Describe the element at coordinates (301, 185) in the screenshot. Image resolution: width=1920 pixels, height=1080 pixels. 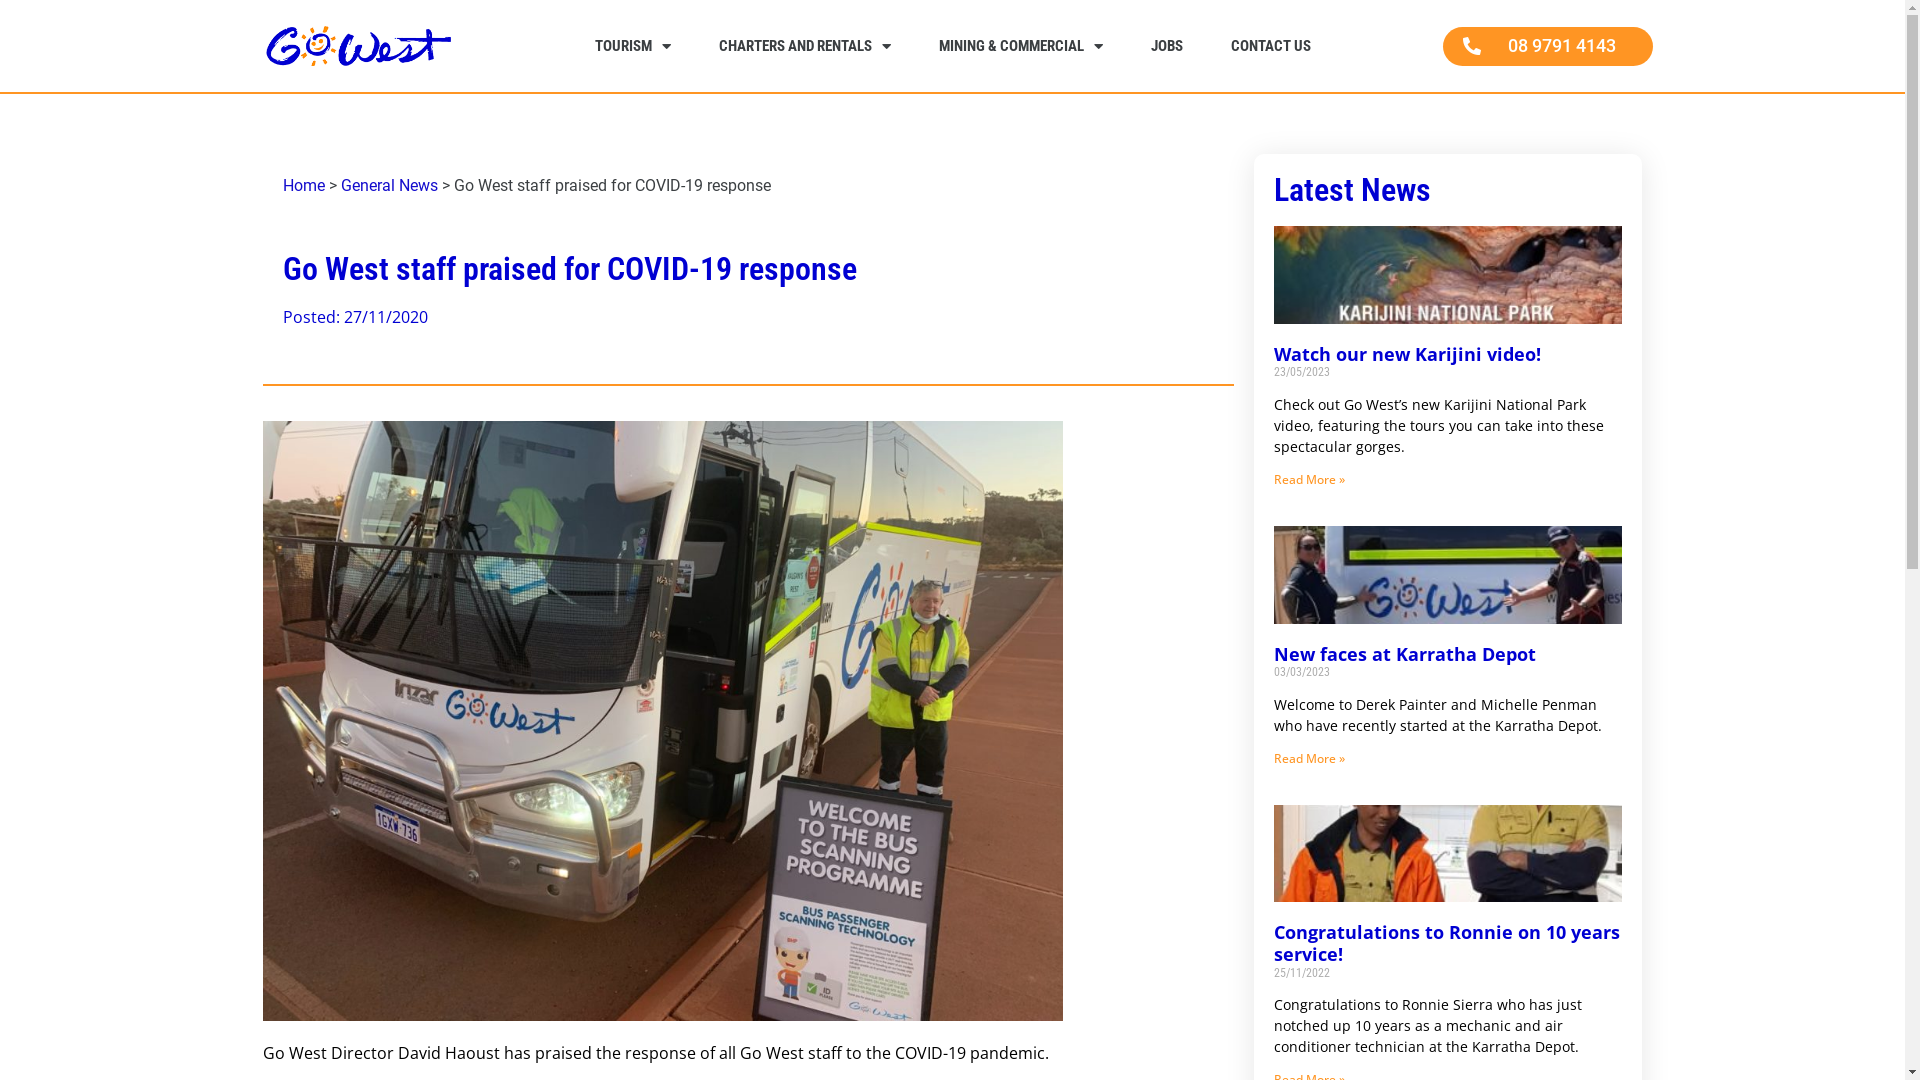
I see `'Home'` at that location.